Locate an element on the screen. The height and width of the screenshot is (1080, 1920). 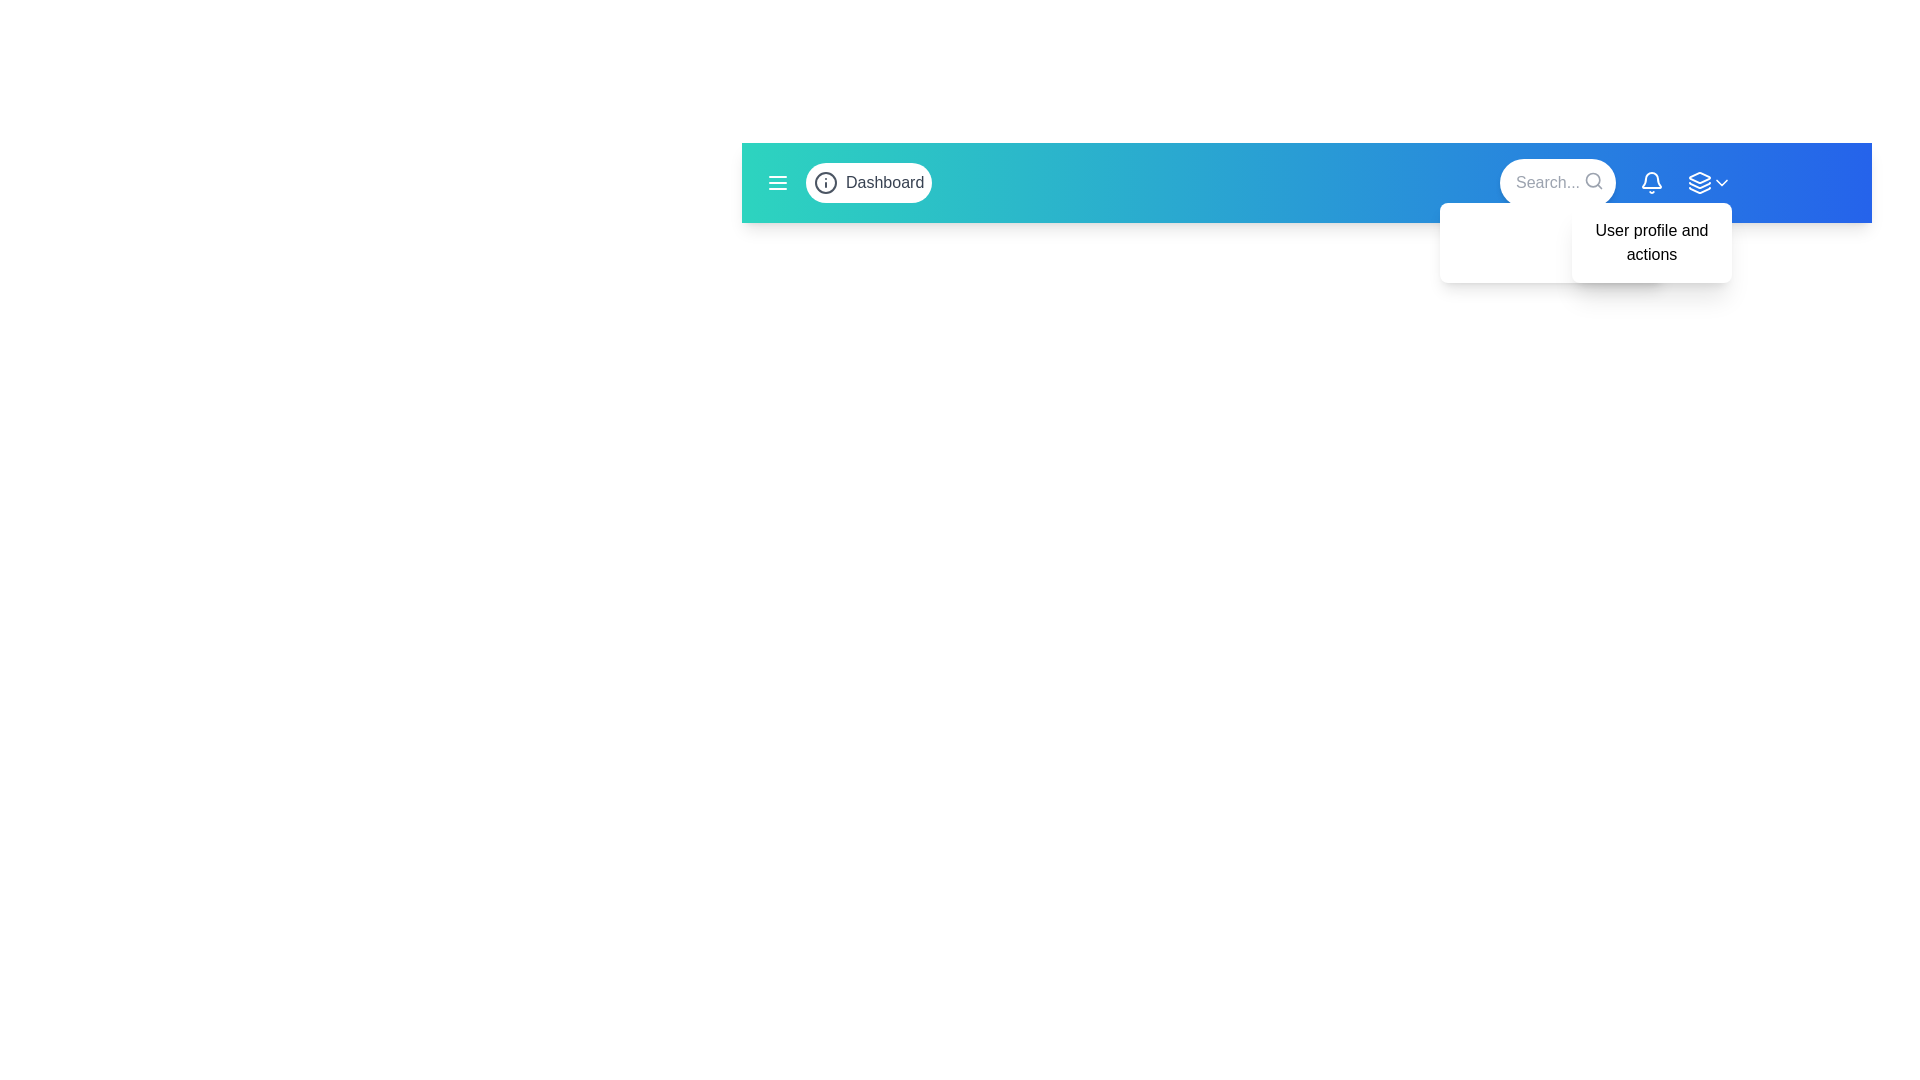
the compact SVG graphic icon shaped like a stack of three parallelogram layers, styled with a light blue fill and white outline, located towards the far right of the top navigation bar is located at coordinates (1698, 182).